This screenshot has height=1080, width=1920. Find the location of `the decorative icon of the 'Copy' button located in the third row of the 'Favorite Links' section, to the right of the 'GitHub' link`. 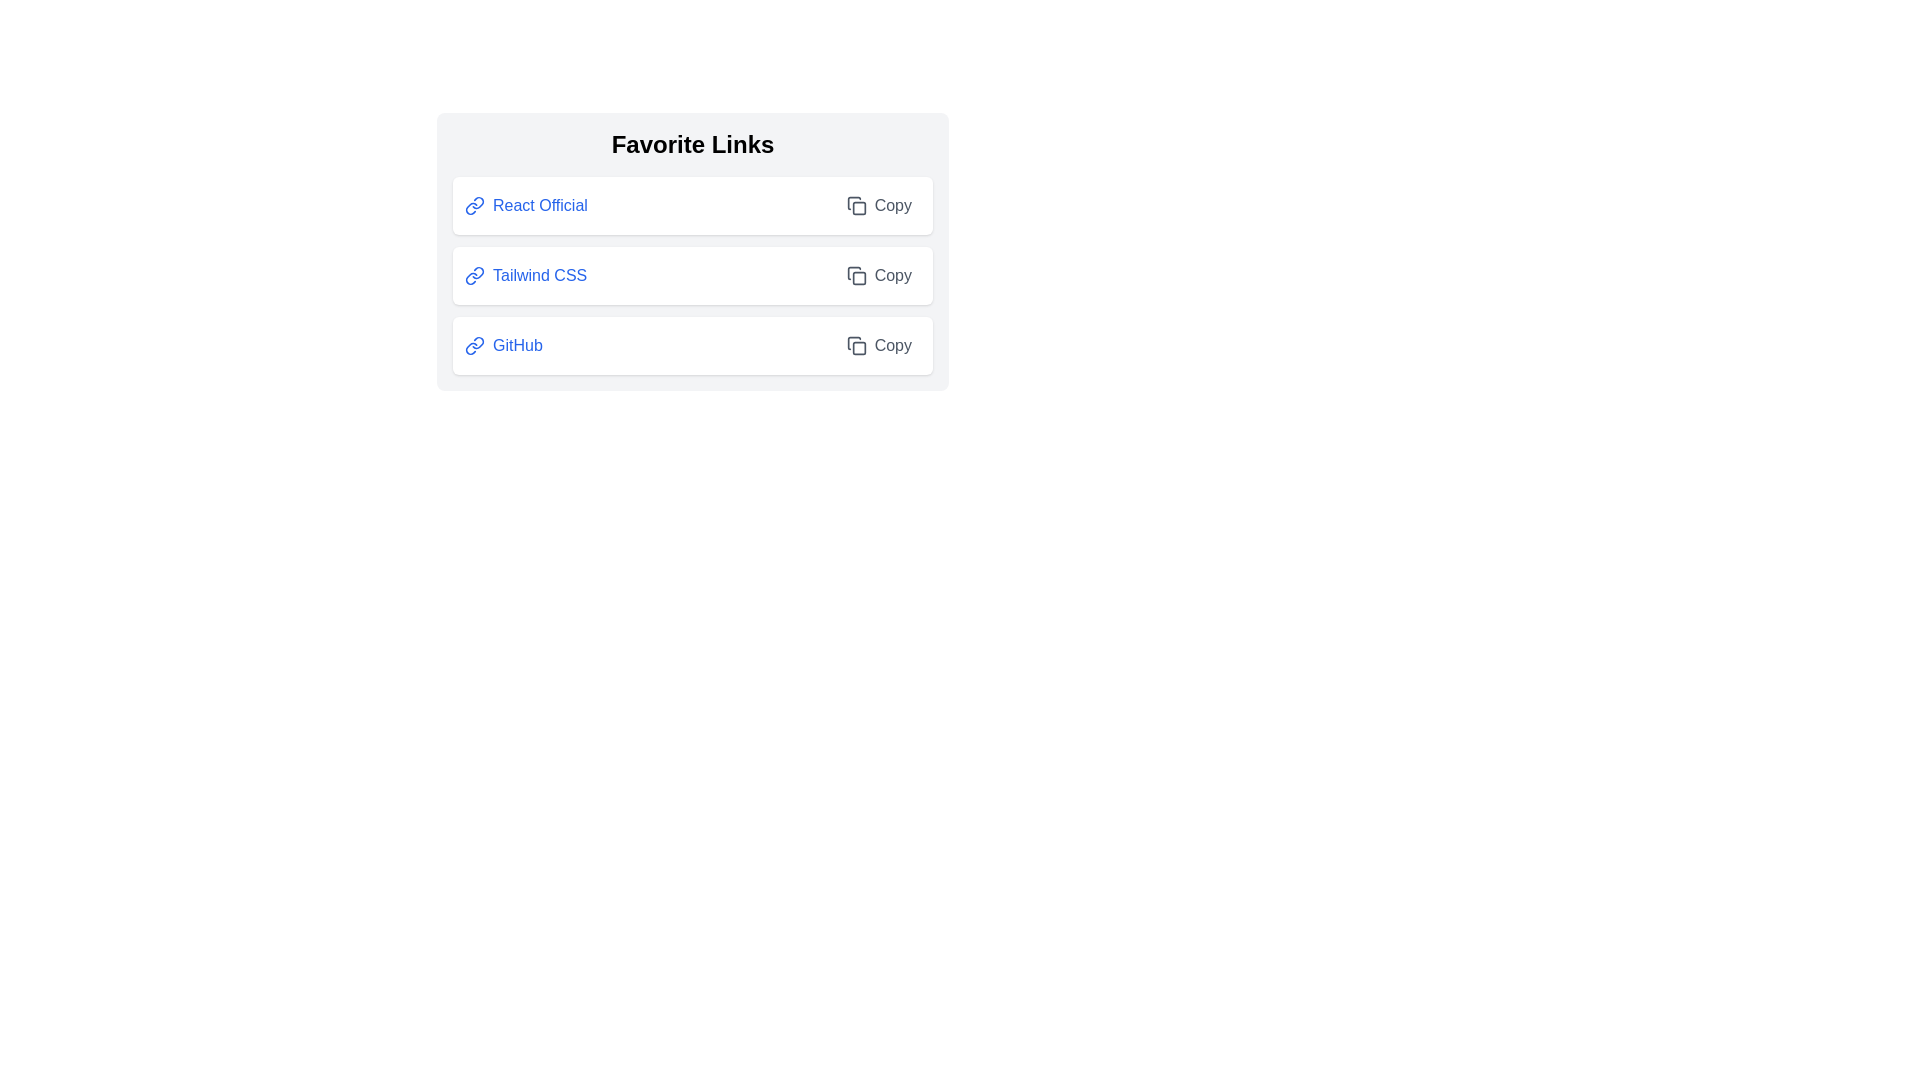

the decorative icon of the 'Copy' button located in the third row of the 'Favorite Links' section, to the right of the 'GitHub' link is located at coordinates (856, 345).